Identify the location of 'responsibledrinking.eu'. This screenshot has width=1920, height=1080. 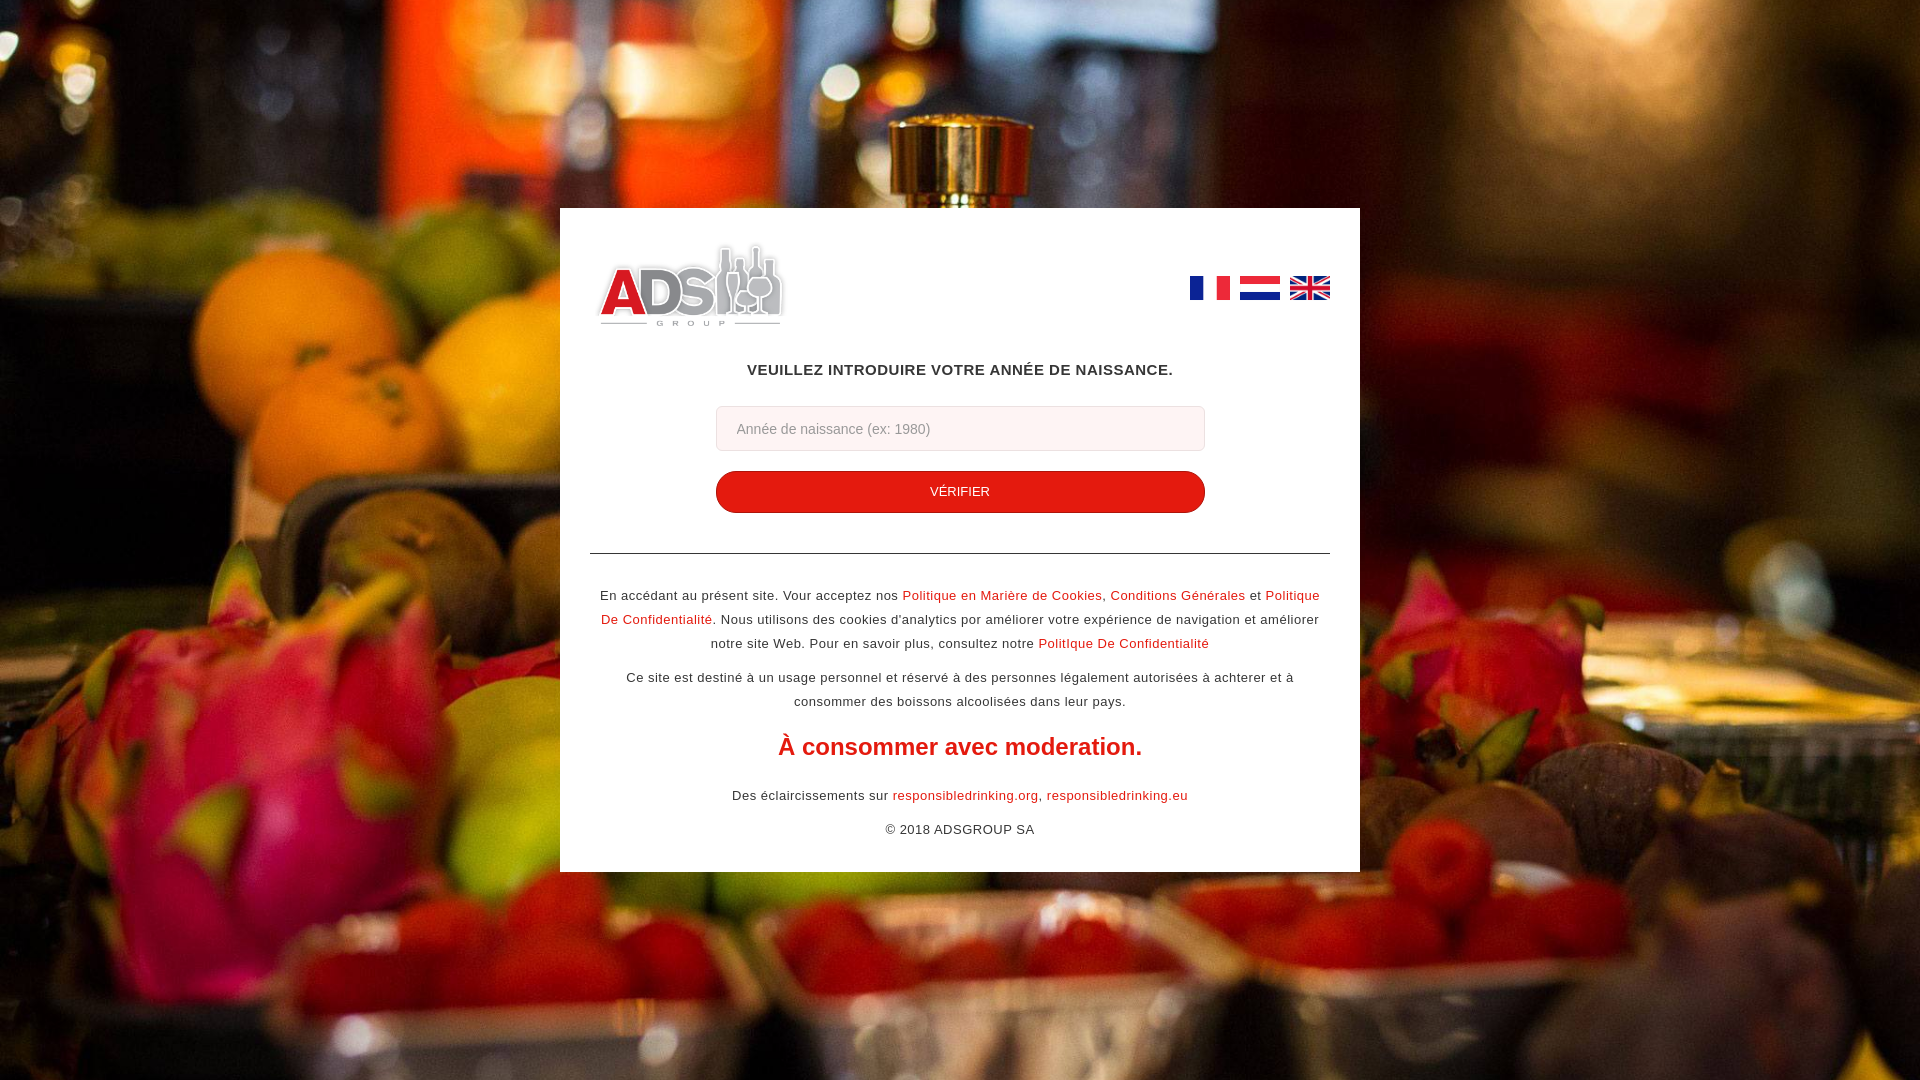
(1116, 794).